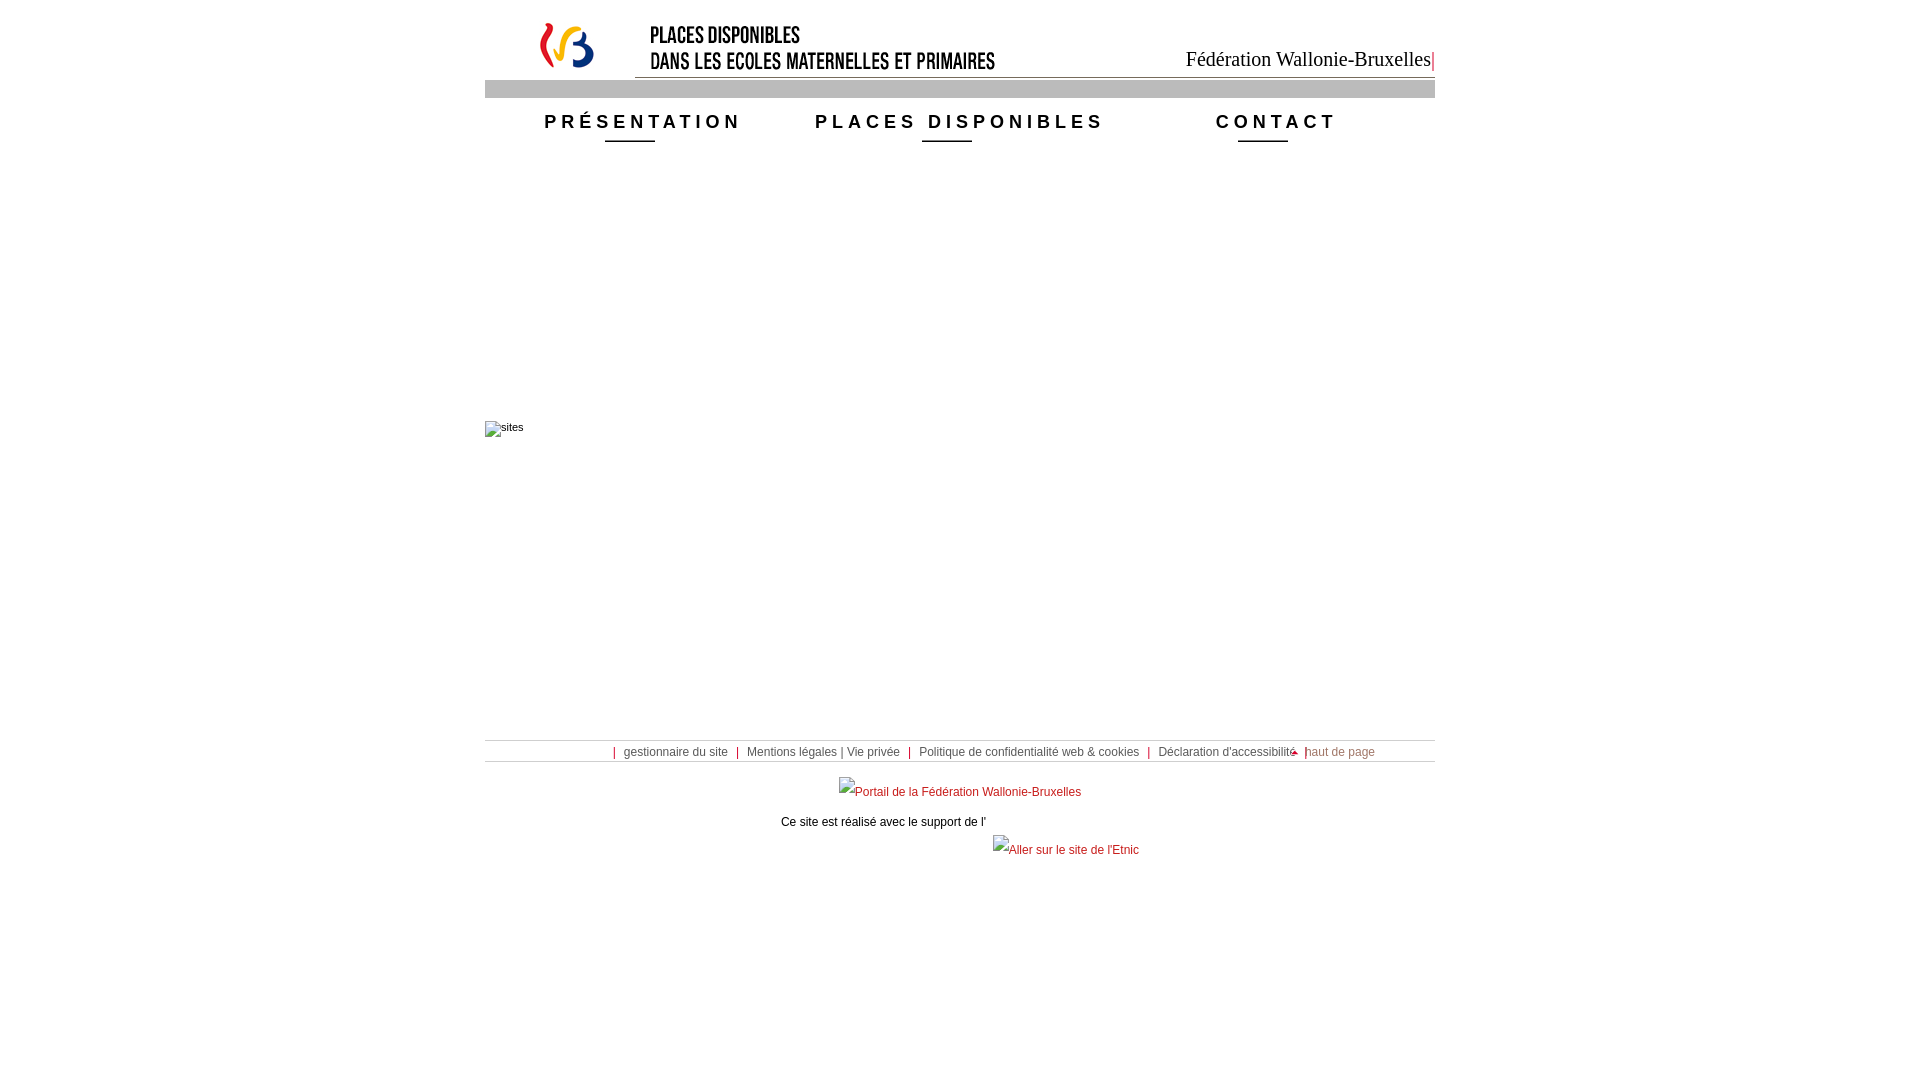 The image size is (1920, 1080). What do you see at coordinates (1064, 849) in the screenshot?
I see `'Aller sur le site de l'Etnic'` at bounding box center [1064, 849].